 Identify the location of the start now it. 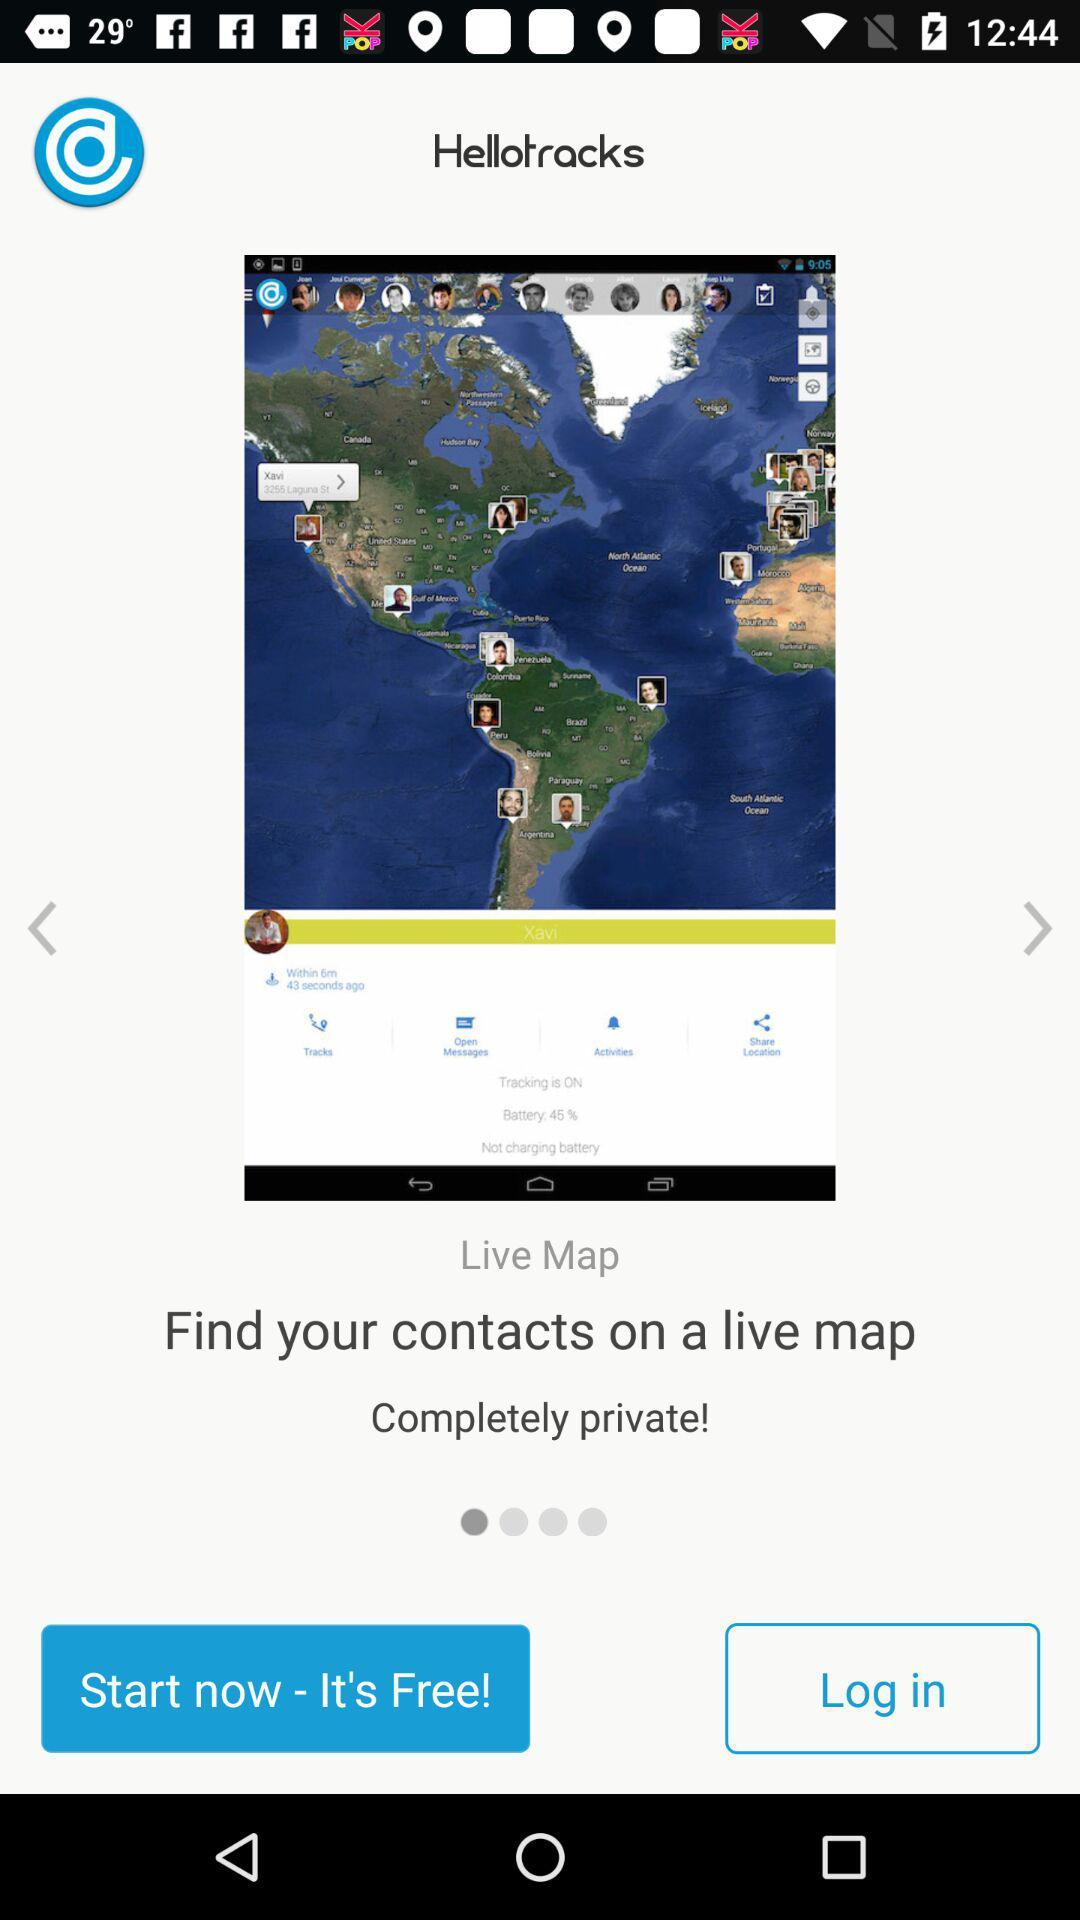
(285, 1687).